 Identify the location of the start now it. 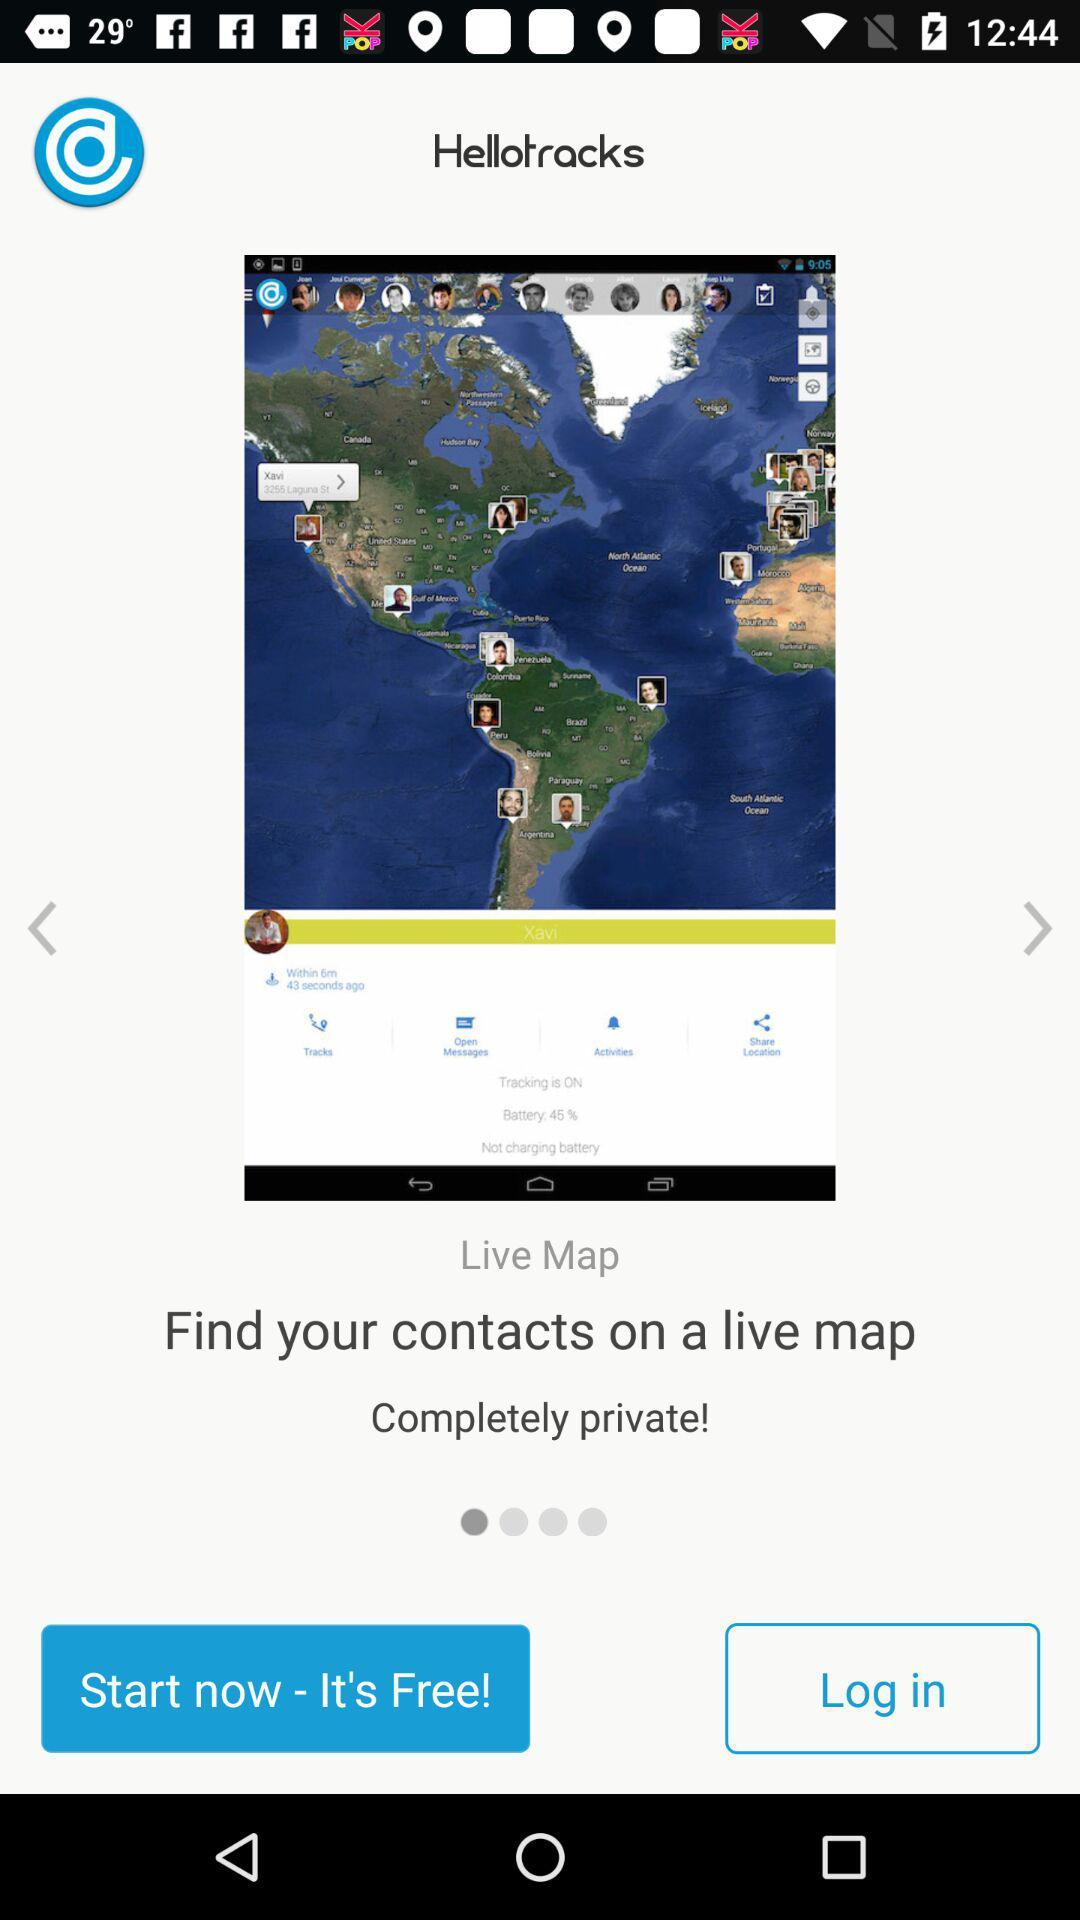
(285, 1687).